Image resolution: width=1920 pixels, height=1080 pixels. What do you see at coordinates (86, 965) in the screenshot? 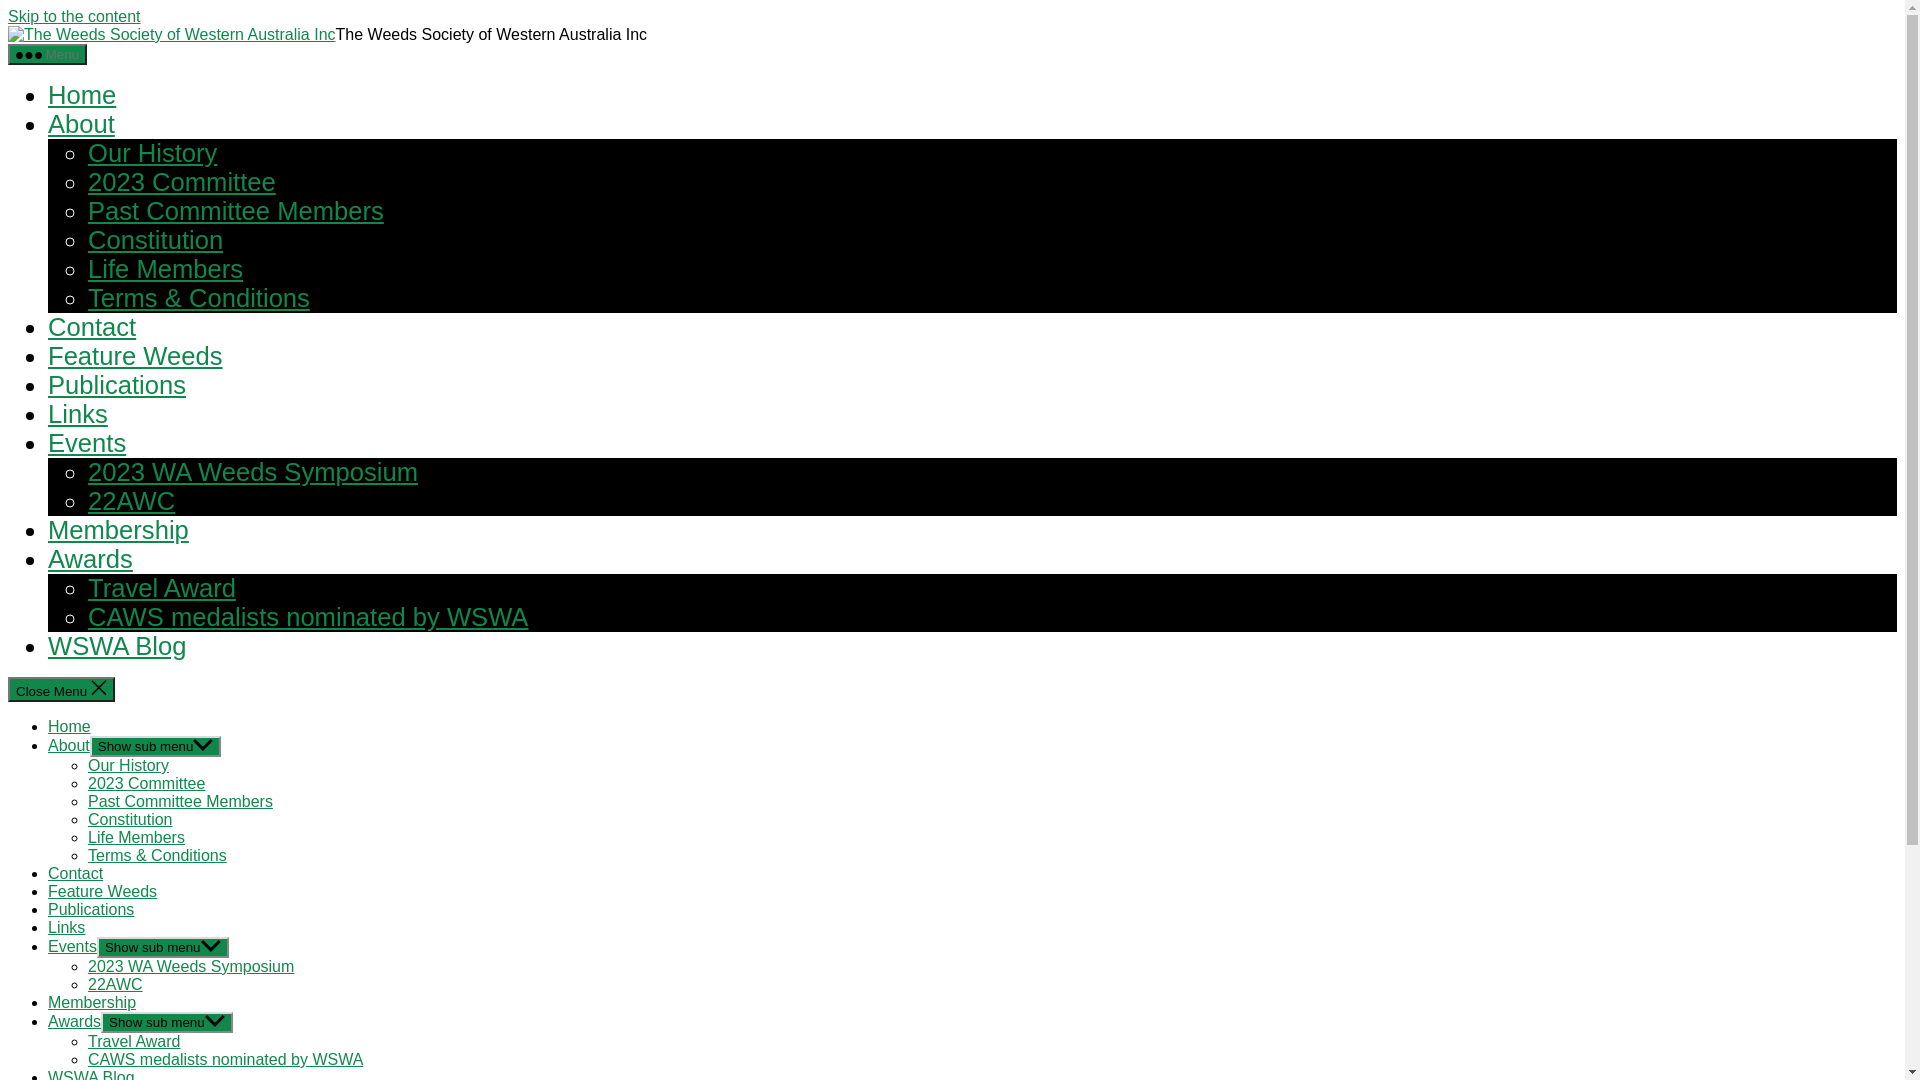
I see `'2023 WA Weeds Symposium'` at bounding box center [86, 965].